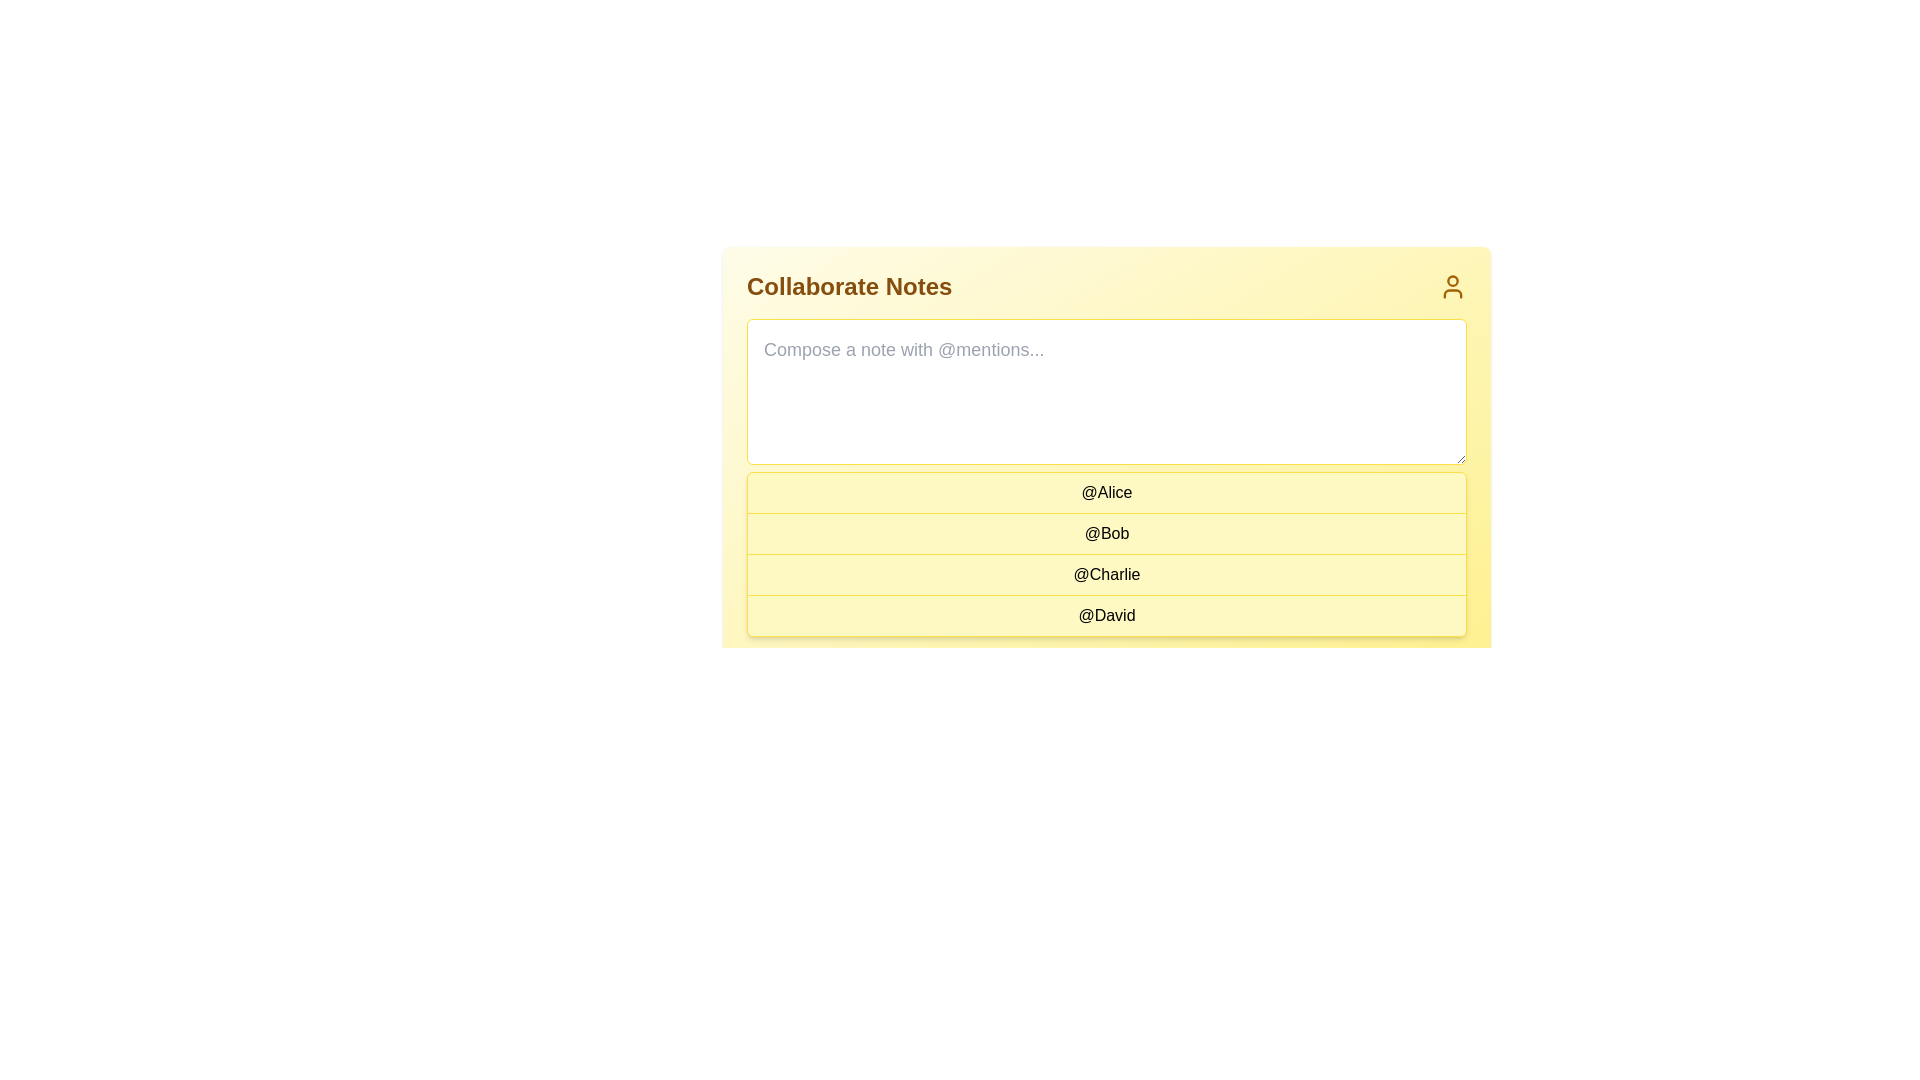  What do you see at coordinates (1453, 286) in the screenshot?
I see `the user icon in the top-right corner of the 'Collaborate Notes' section, which is a minimalistic outline drawing of a person styled in yellow` at bounding box center [1453, 286].